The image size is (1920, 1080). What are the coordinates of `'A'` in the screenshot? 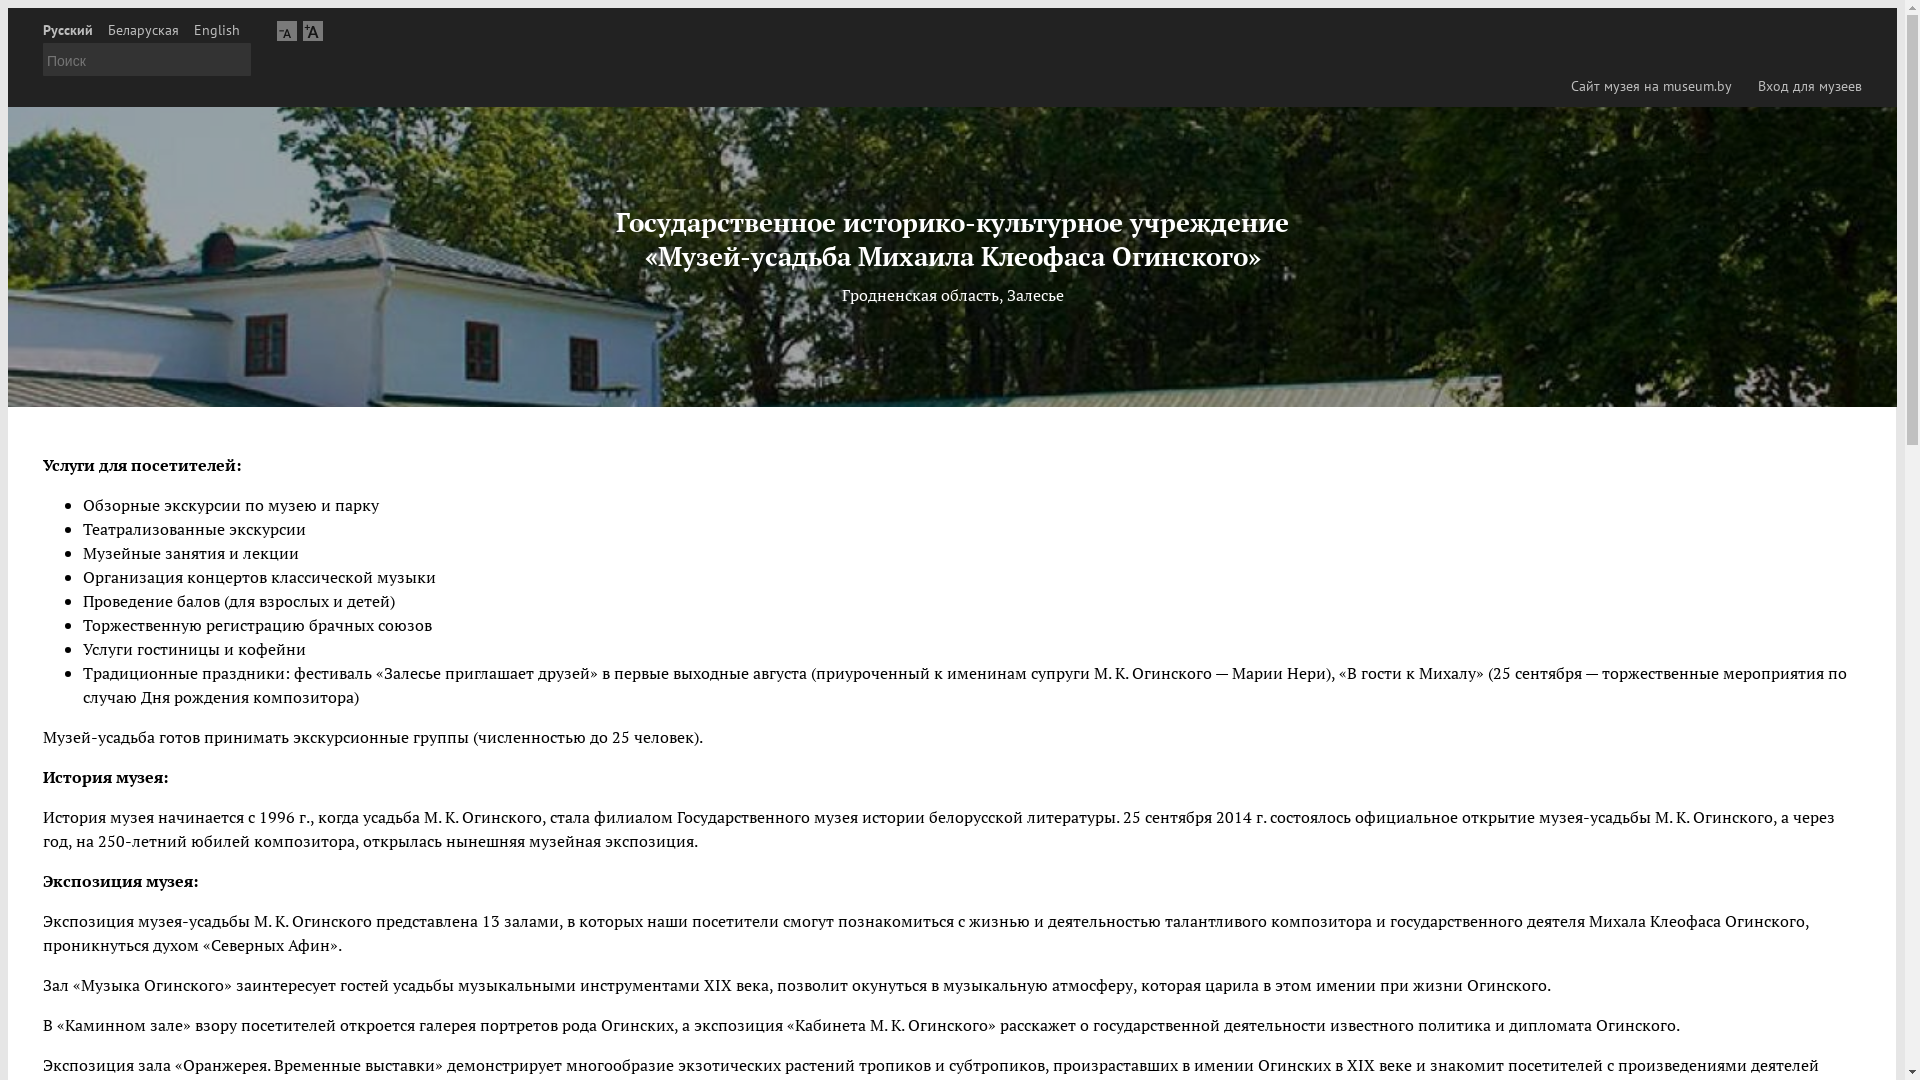 It's located at (286, 30).